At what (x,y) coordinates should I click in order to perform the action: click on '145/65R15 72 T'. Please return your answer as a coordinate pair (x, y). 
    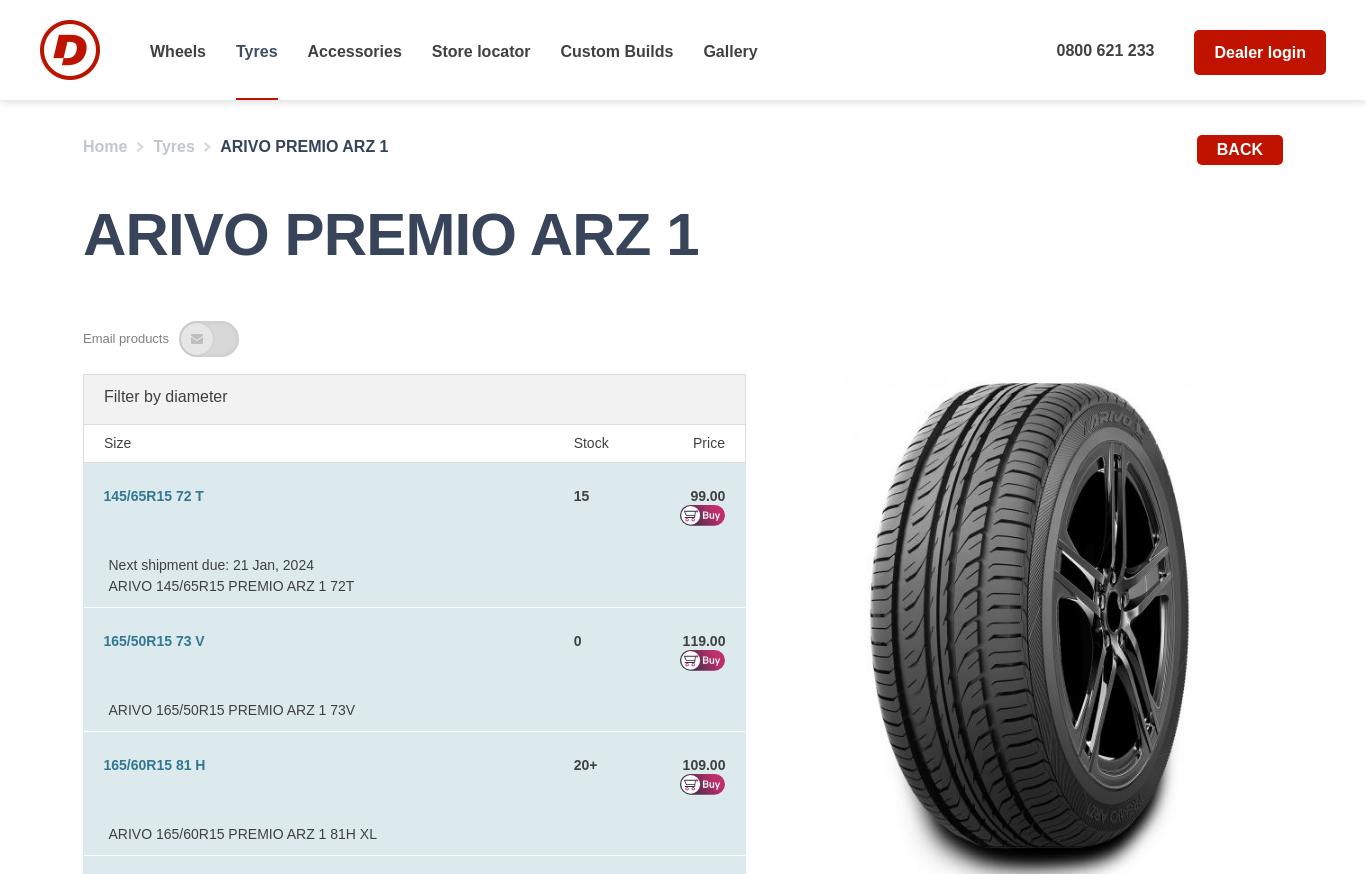
    Looking at the image, I should click on (151, 494).